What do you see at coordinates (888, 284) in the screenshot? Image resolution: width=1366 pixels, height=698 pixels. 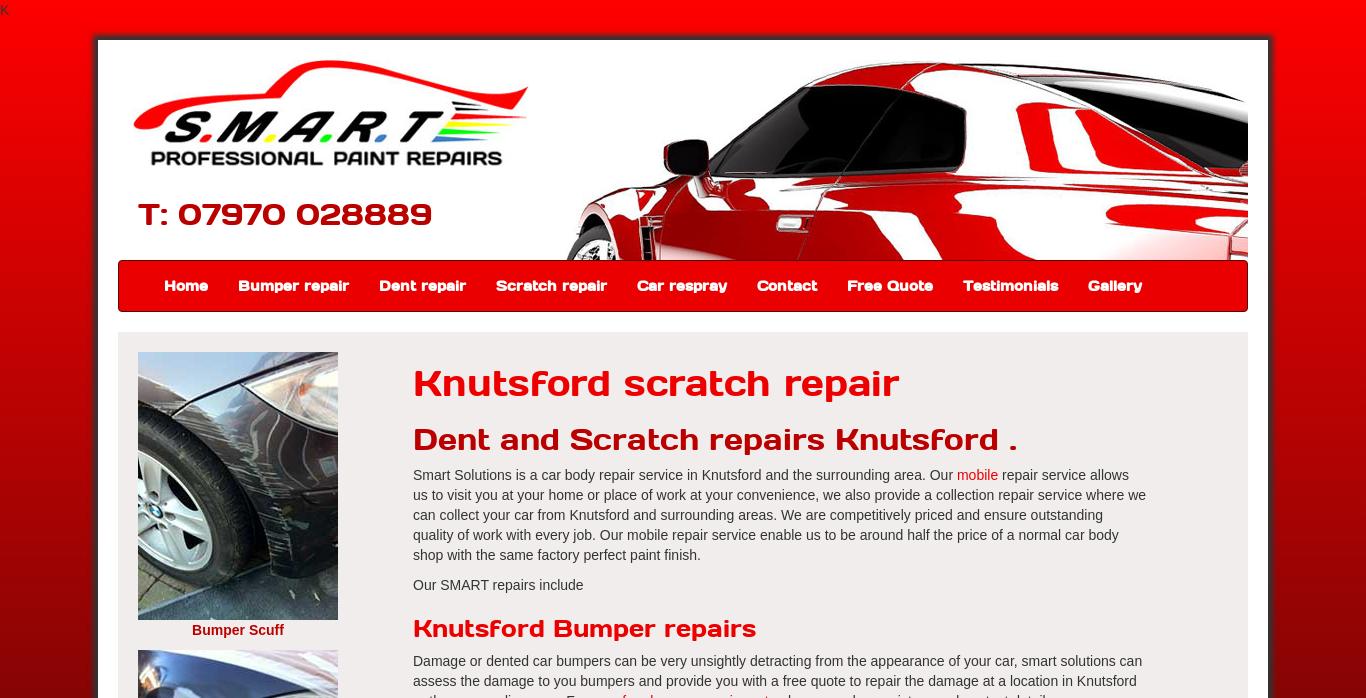 I see `'Free Quote'` at bounding box center [888, 284].